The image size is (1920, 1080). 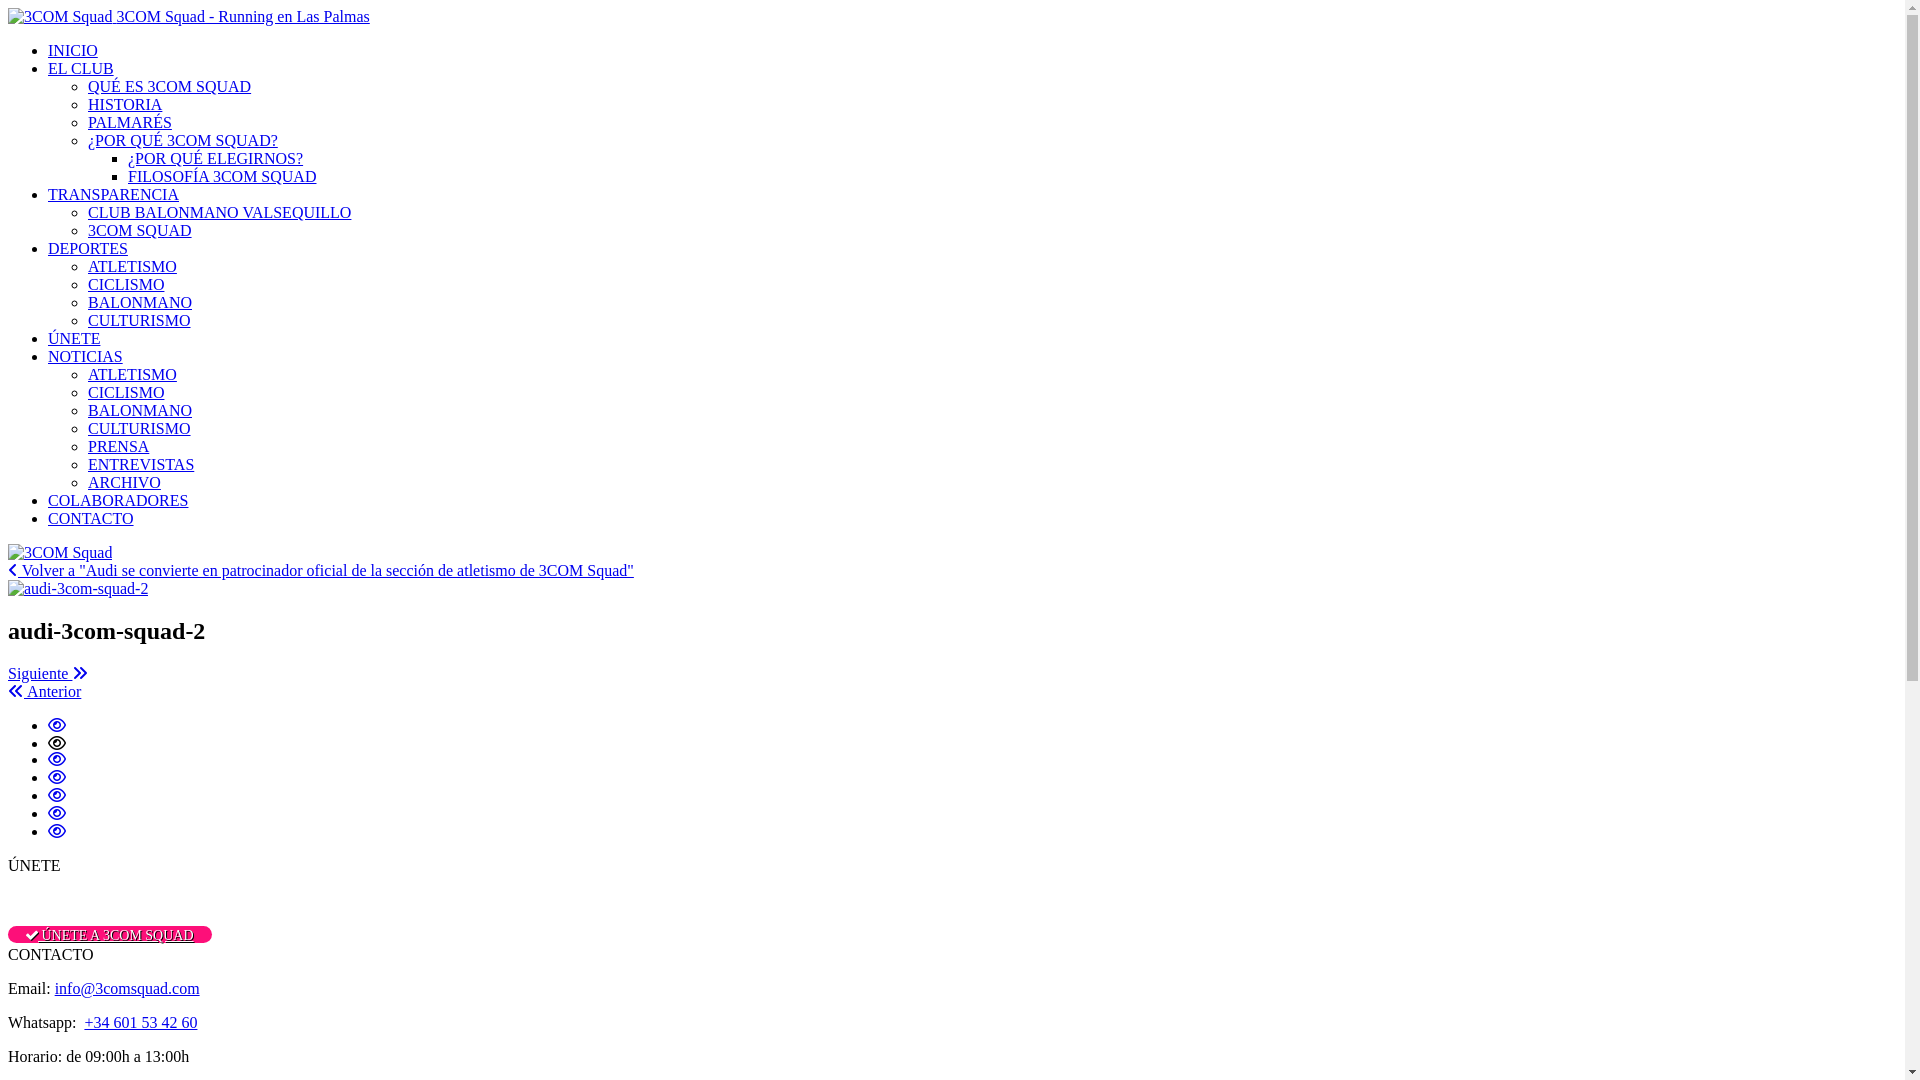 What do you see at coordinates (80, 67) in the screenshot?
I see `'EL CLUB'` at bounding box center [80, 67].